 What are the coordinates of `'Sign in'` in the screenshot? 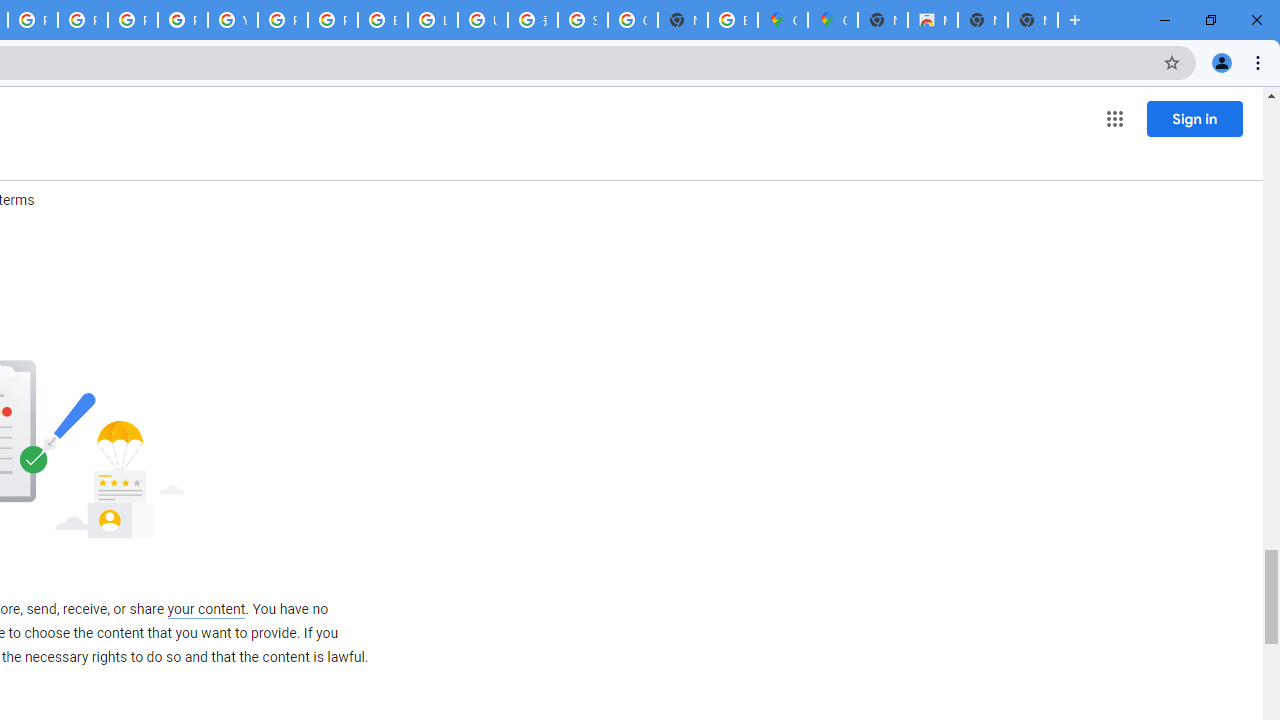 It's located at (1194, 118).